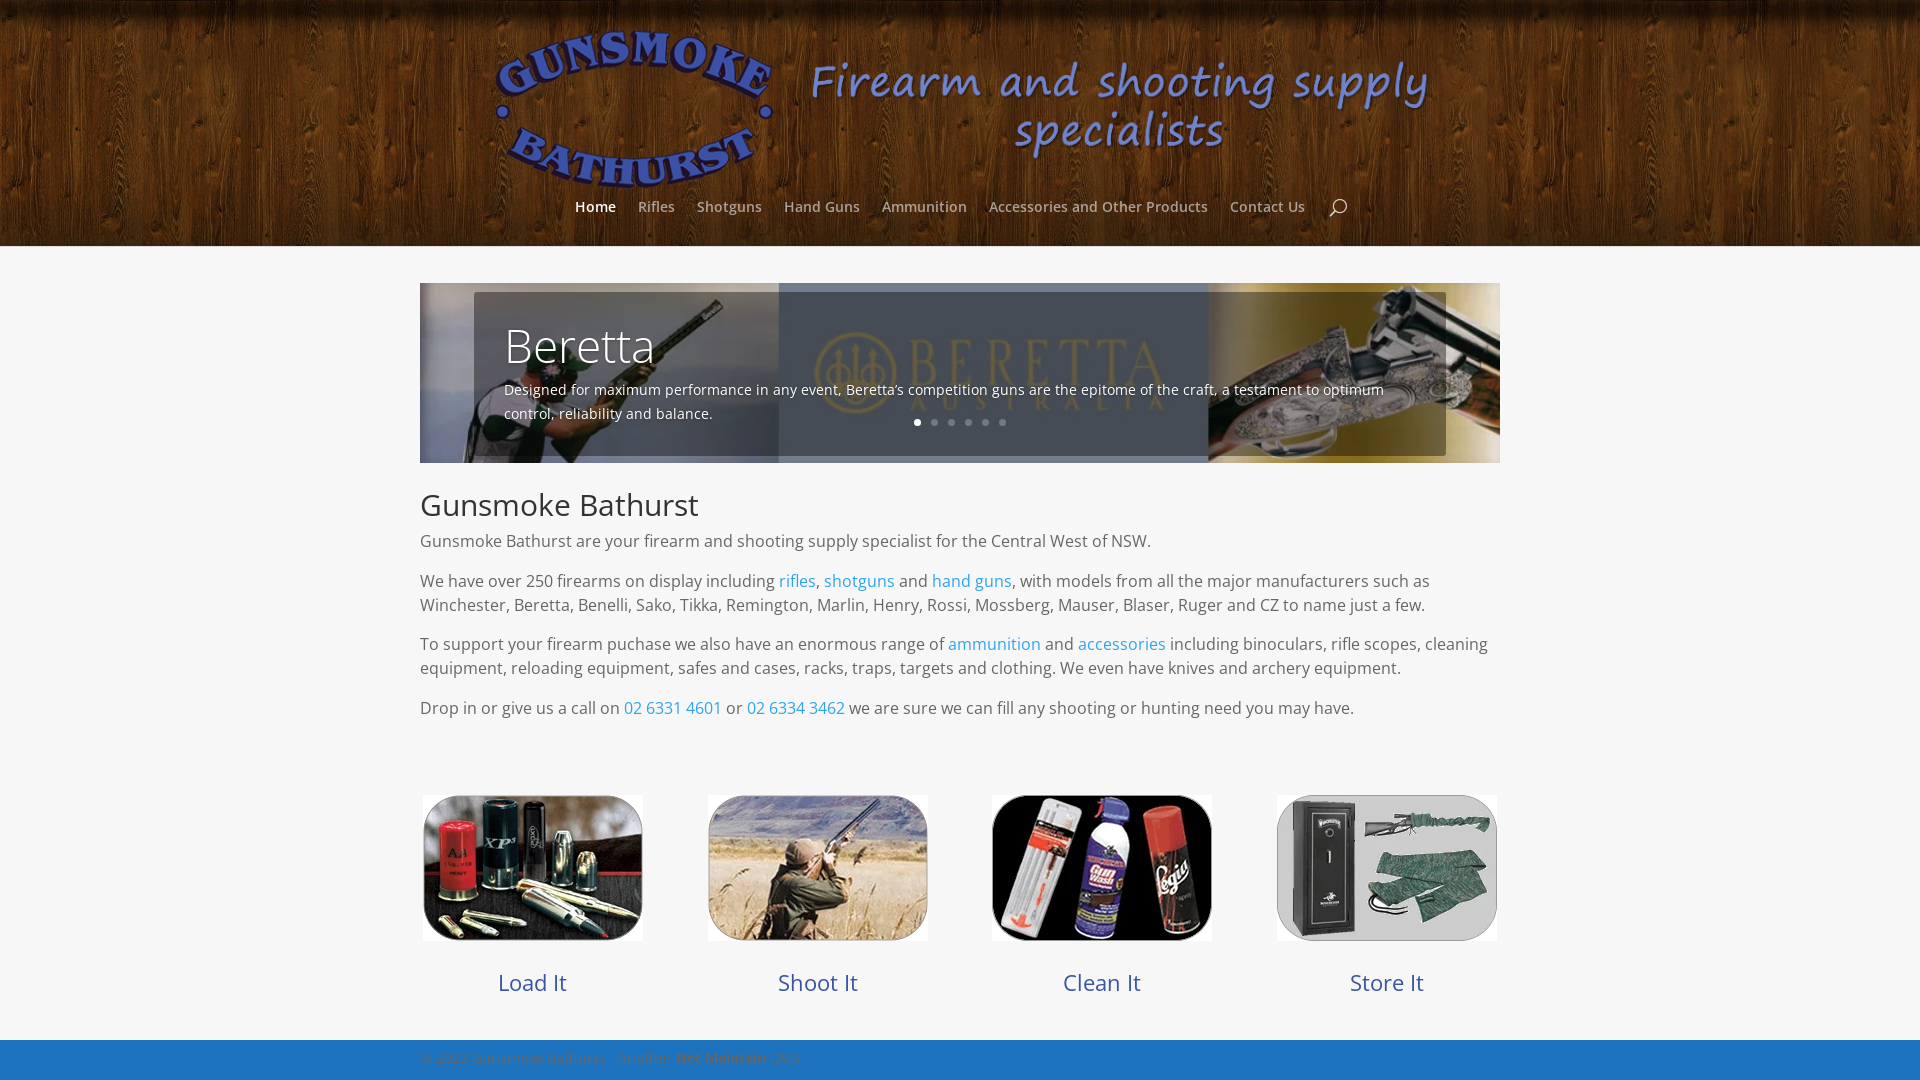 This screenshot has width=1920, height=1080. What do you see at coordinates (795, 707) in the screenshot?
I see `'02 6334 3462'` at bounding box center [795, 707].